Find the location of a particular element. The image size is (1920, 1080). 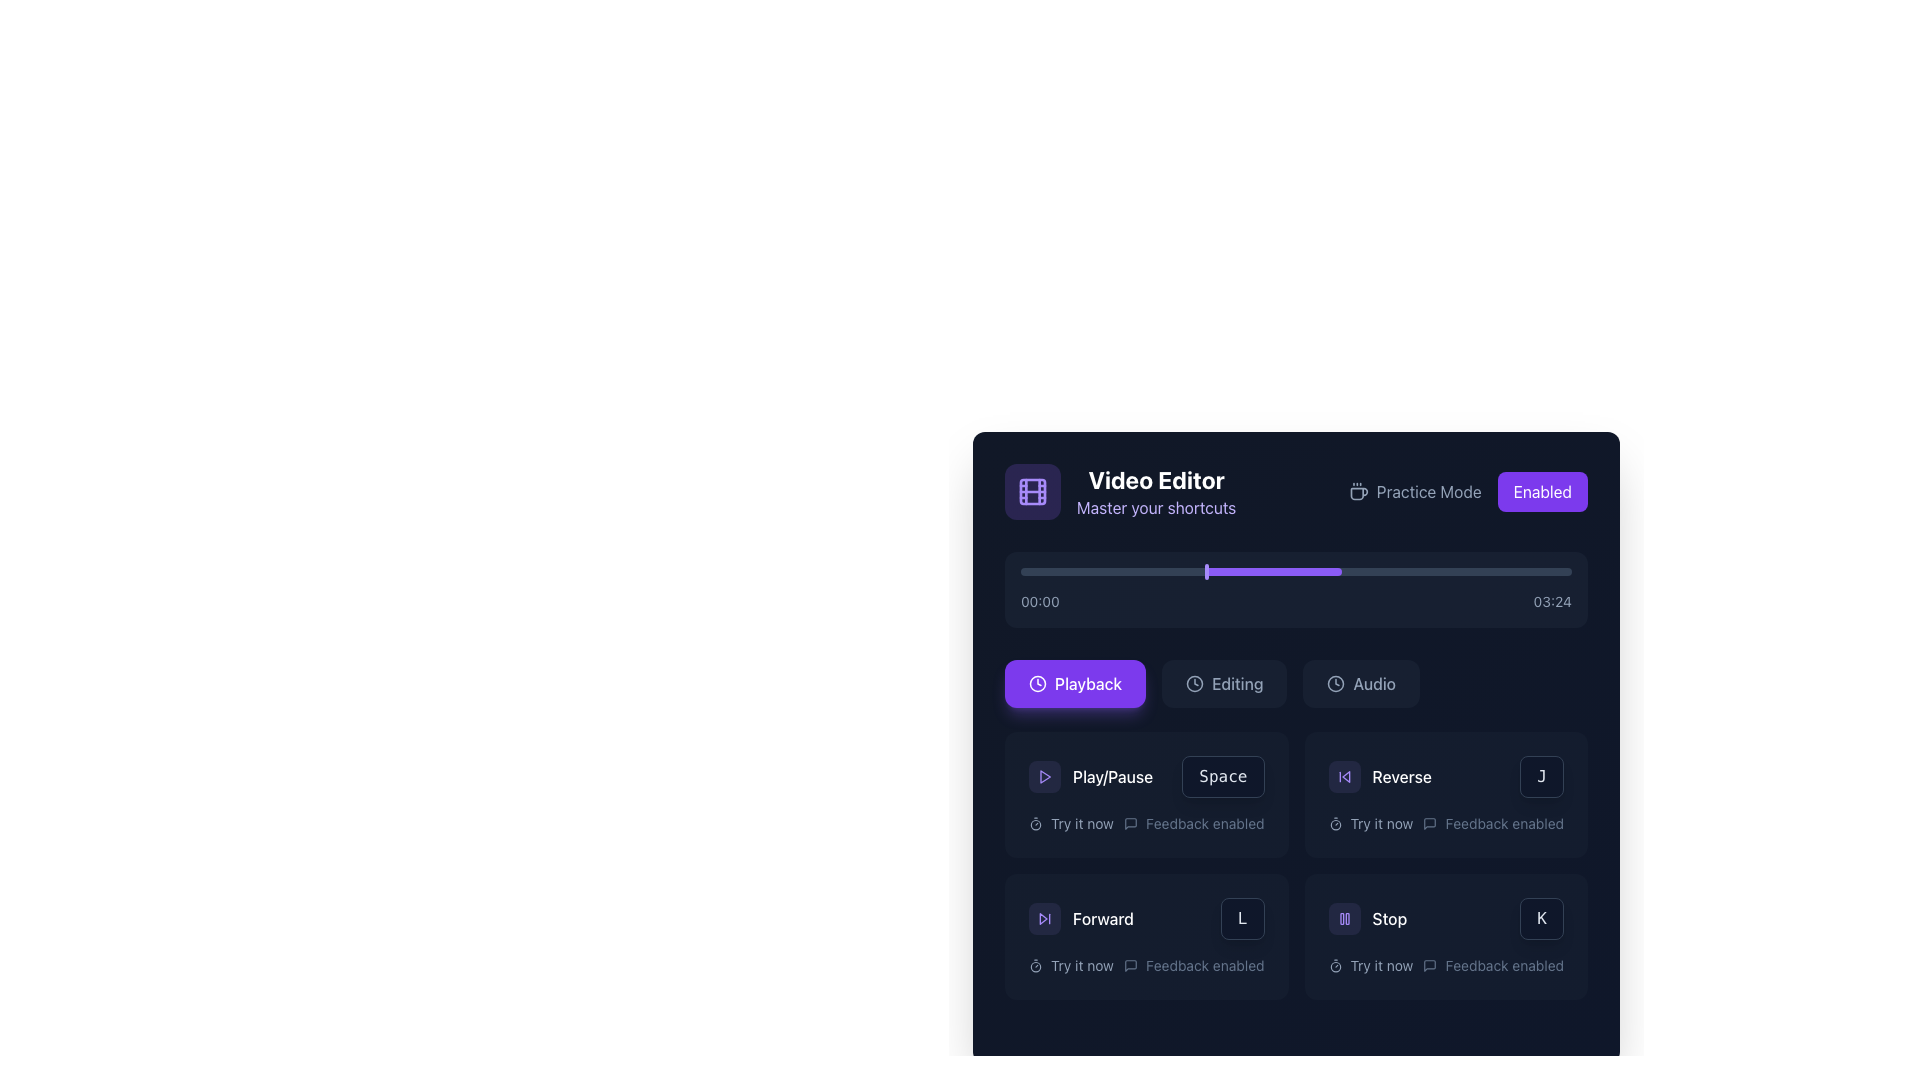

the play icon, which is a triangular shape pointing to the left and styled with a violet hue, located to the left of the text 'Play/Pause' in the Playback section is located at coordinates (1044, 775).